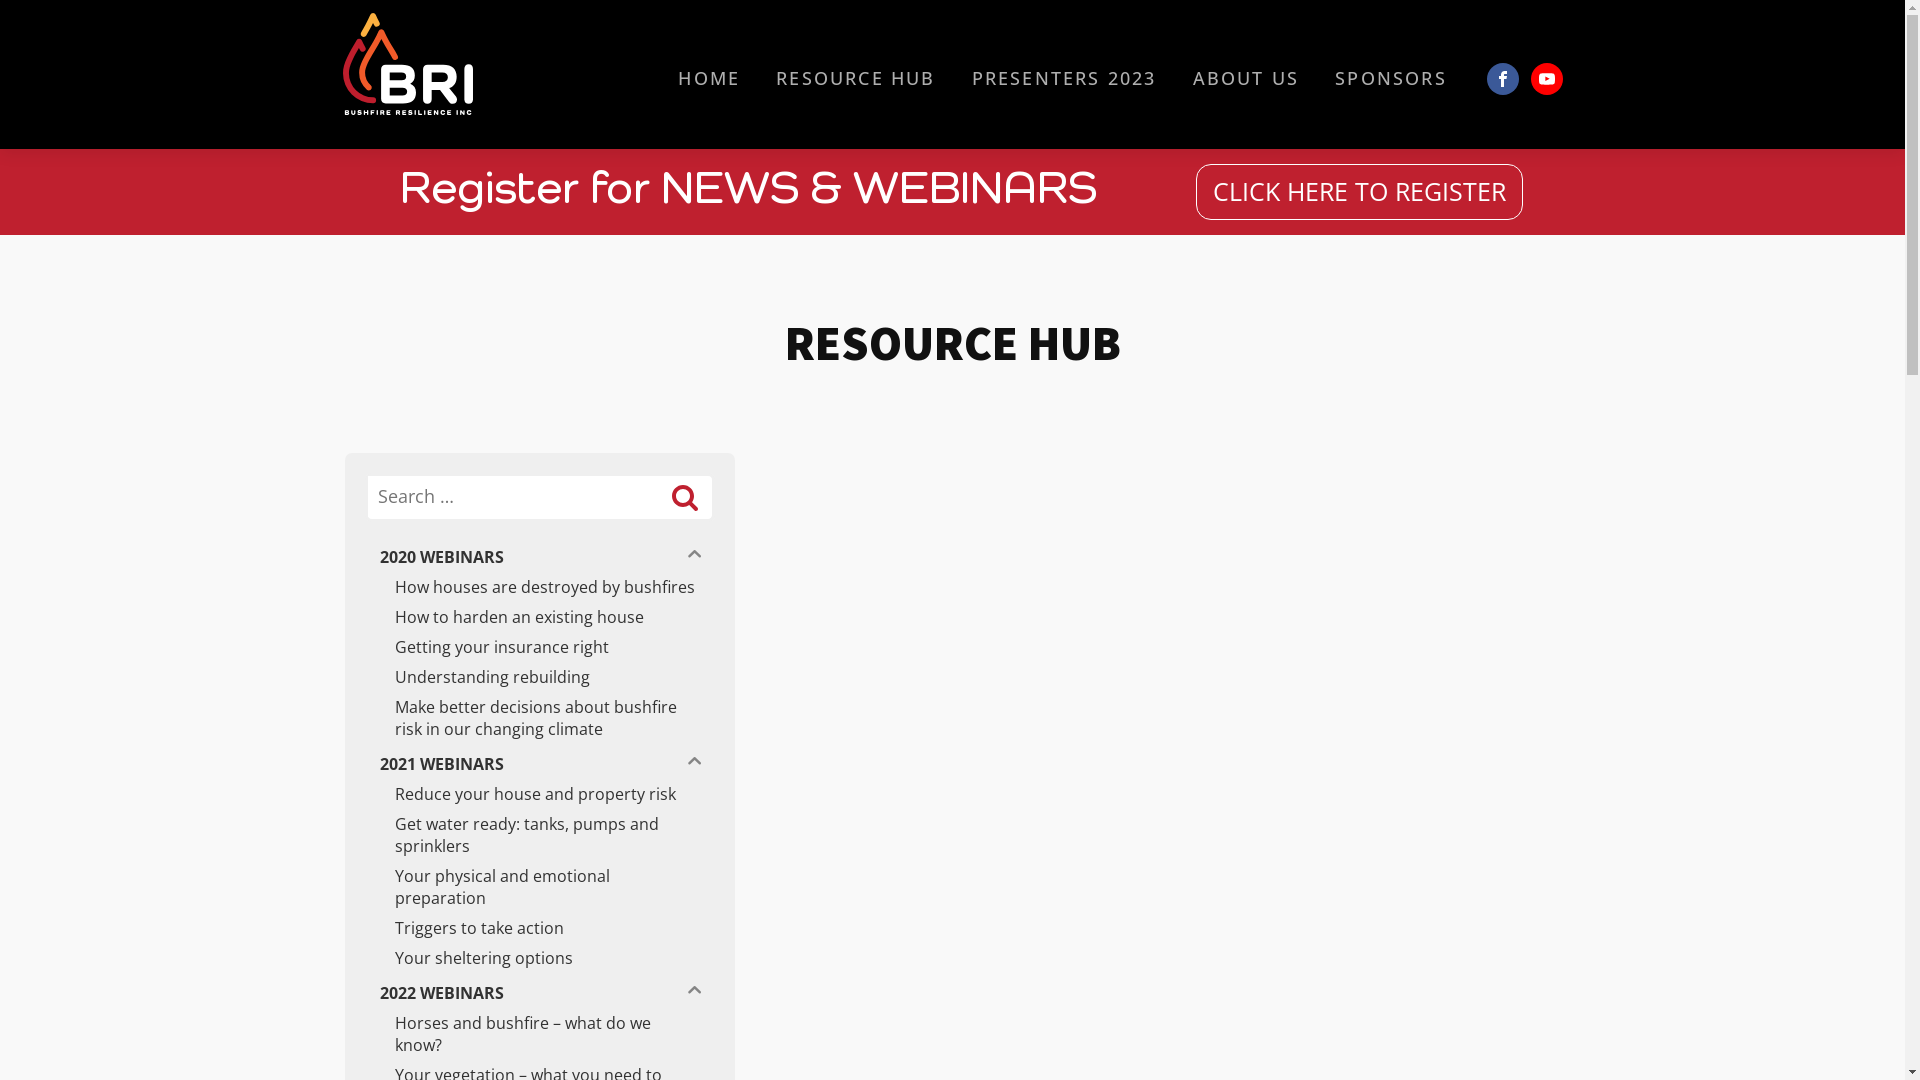 The height and width of the screenshot is (1080, 1920). Describe the element at coordinates (538, 956) in the screenshot. I see `'Your sheltering options'` at that location.